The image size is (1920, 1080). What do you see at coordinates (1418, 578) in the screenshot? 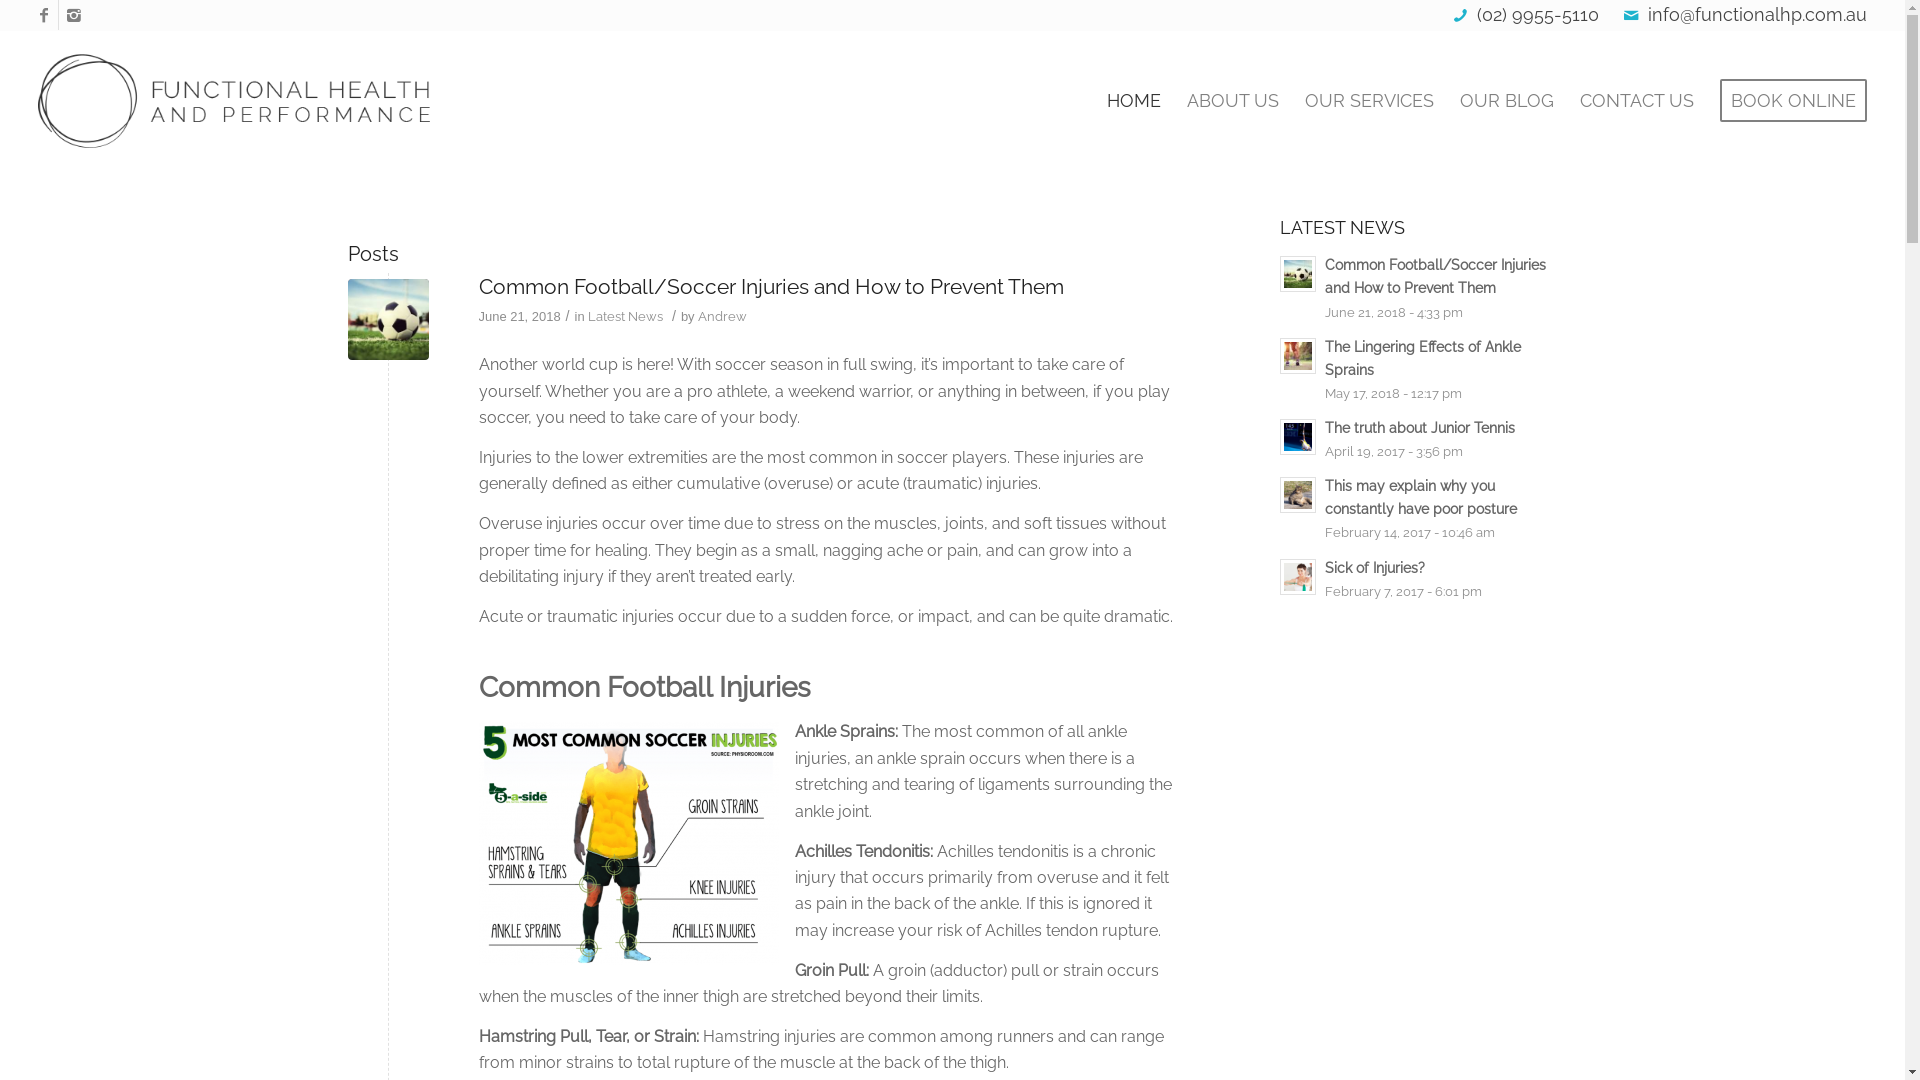
I see `'Sick of Injuries?` at bounding box center [1418, 578].